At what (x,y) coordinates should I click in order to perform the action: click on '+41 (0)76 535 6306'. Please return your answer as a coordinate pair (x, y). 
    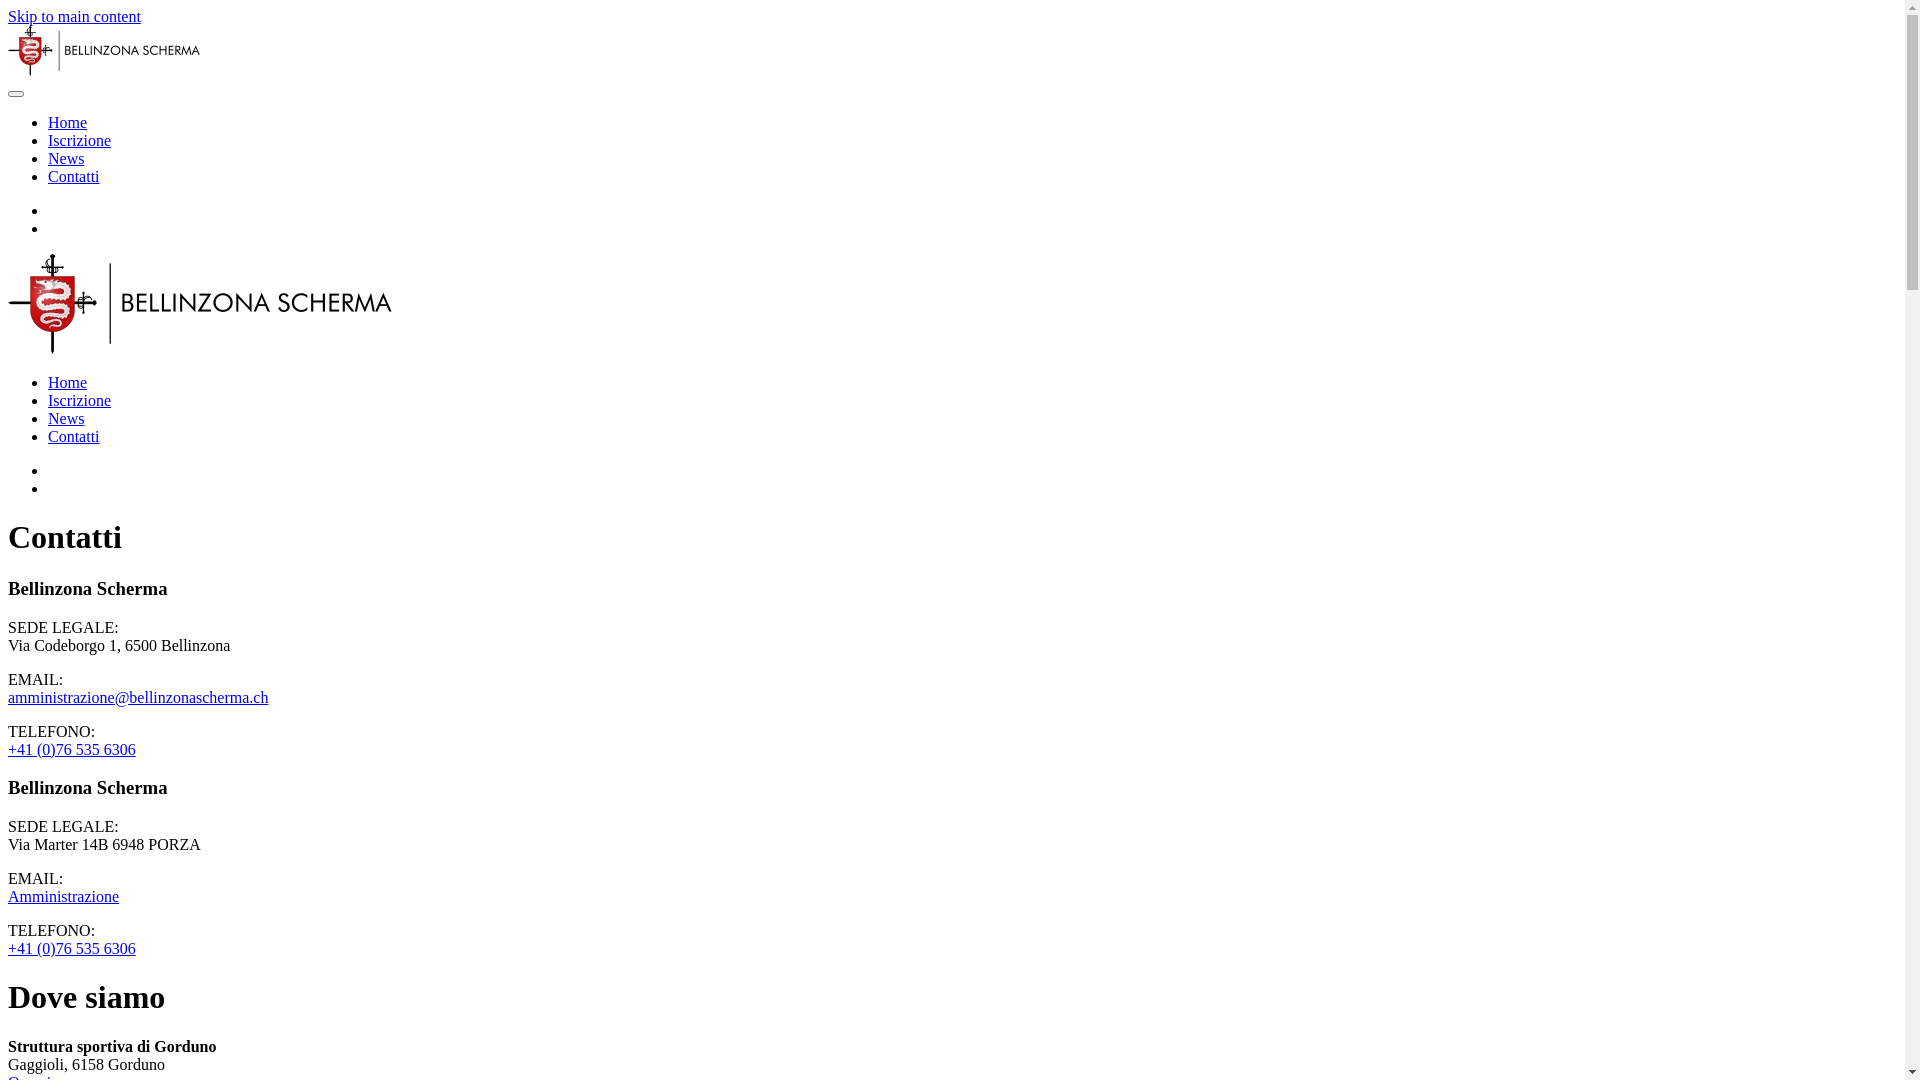
    Looking at the image, I should click on (72, 749).